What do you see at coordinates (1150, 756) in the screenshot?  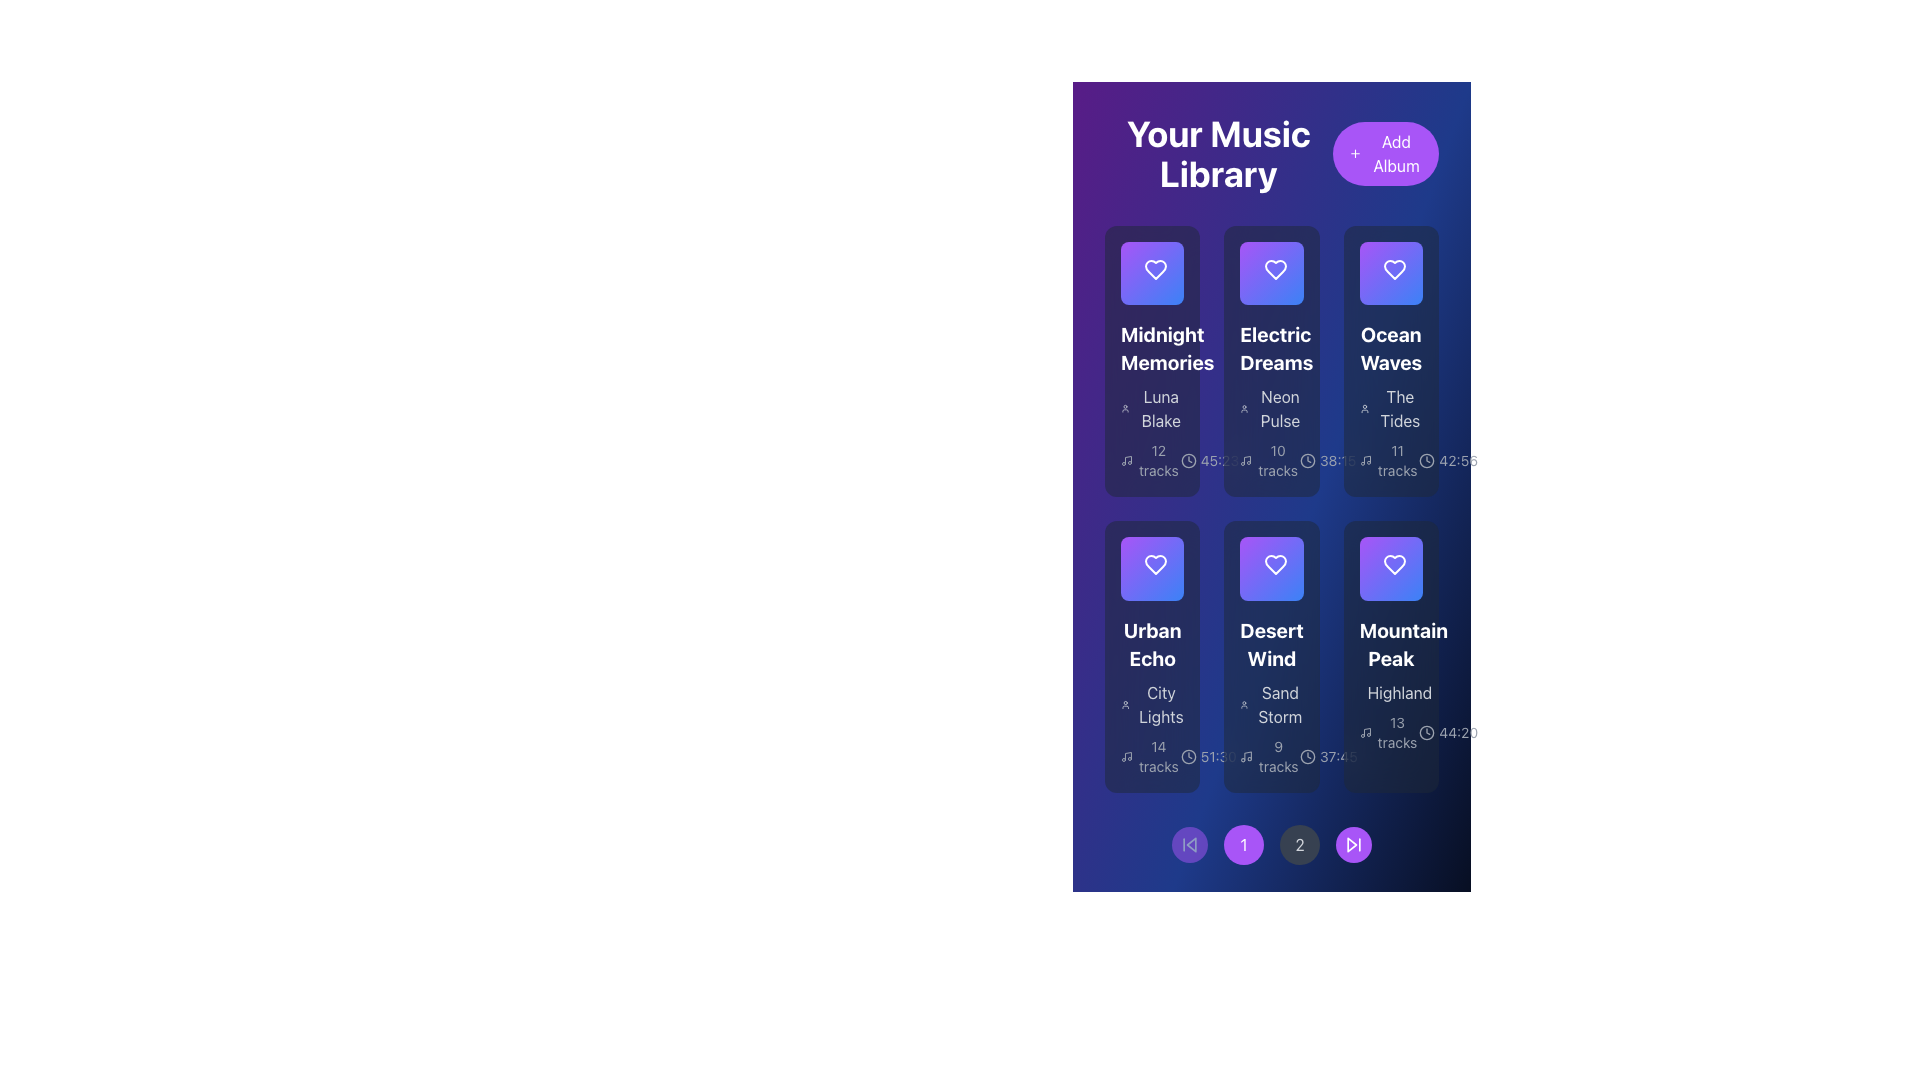 I see `the text displaying the number of tracks in the 'Urban Echo' album, located at the bottom-left corner of the 'Urban Echo' card, next to the duration text '51:30'` at bounding box center [1150, 756].